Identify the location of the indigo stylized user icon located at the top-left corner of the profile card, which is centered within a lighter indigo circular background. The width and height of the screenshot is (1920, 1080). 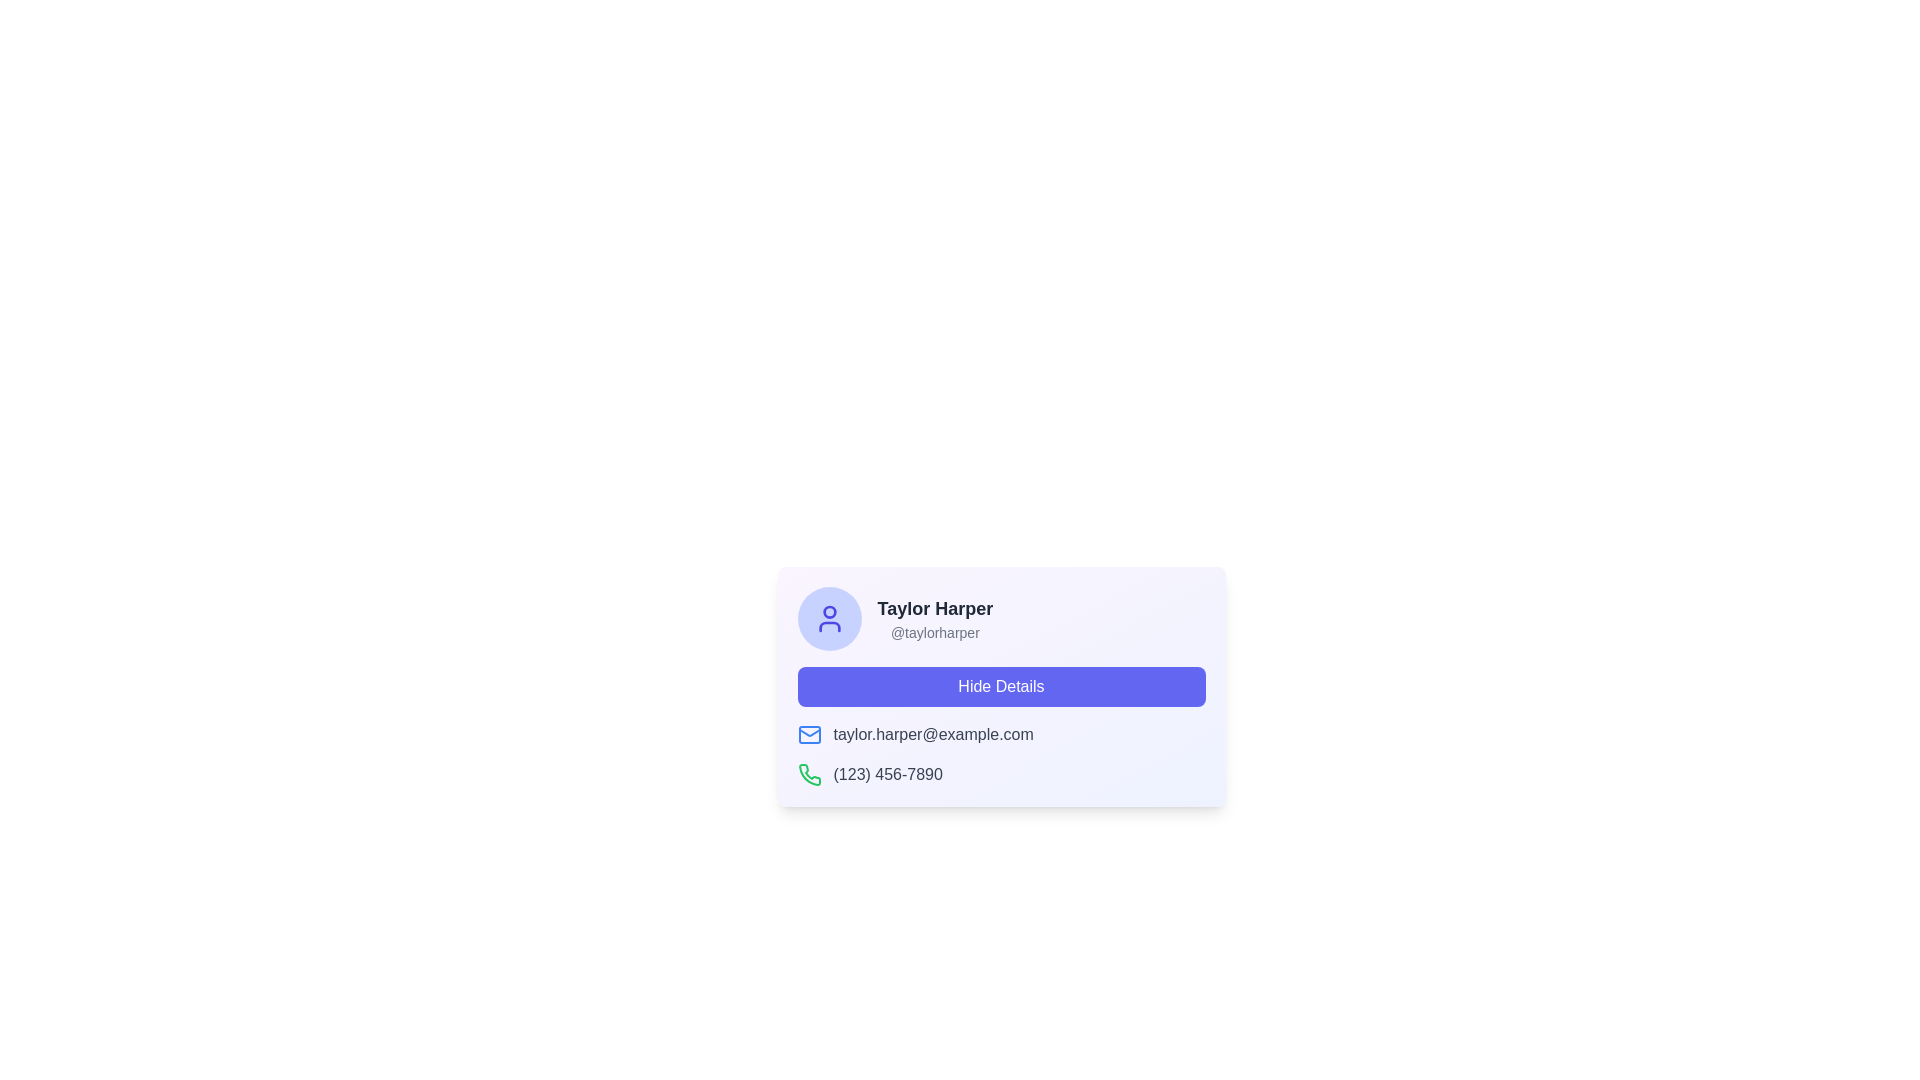
(829, 617).